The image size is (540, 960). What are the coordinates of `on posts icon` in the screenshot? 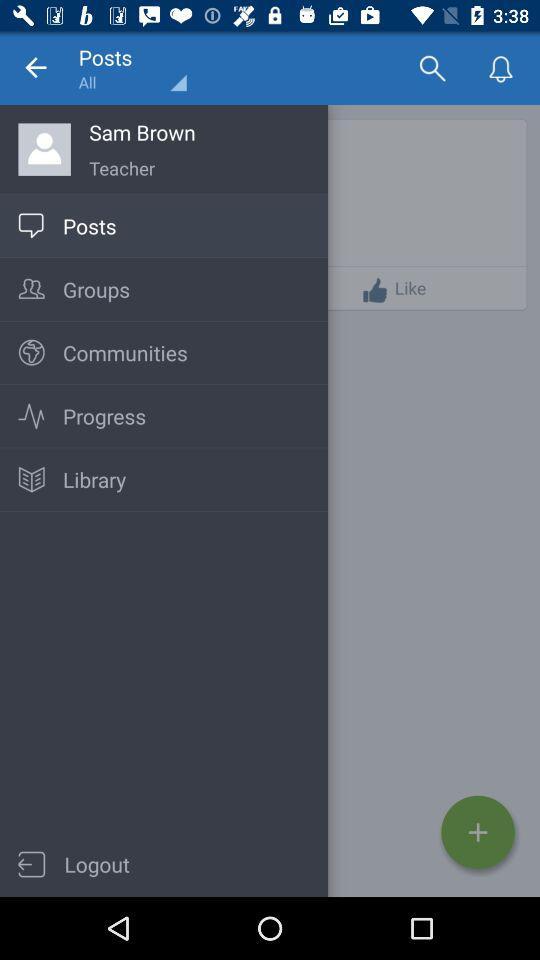 It's located at (30, 225).